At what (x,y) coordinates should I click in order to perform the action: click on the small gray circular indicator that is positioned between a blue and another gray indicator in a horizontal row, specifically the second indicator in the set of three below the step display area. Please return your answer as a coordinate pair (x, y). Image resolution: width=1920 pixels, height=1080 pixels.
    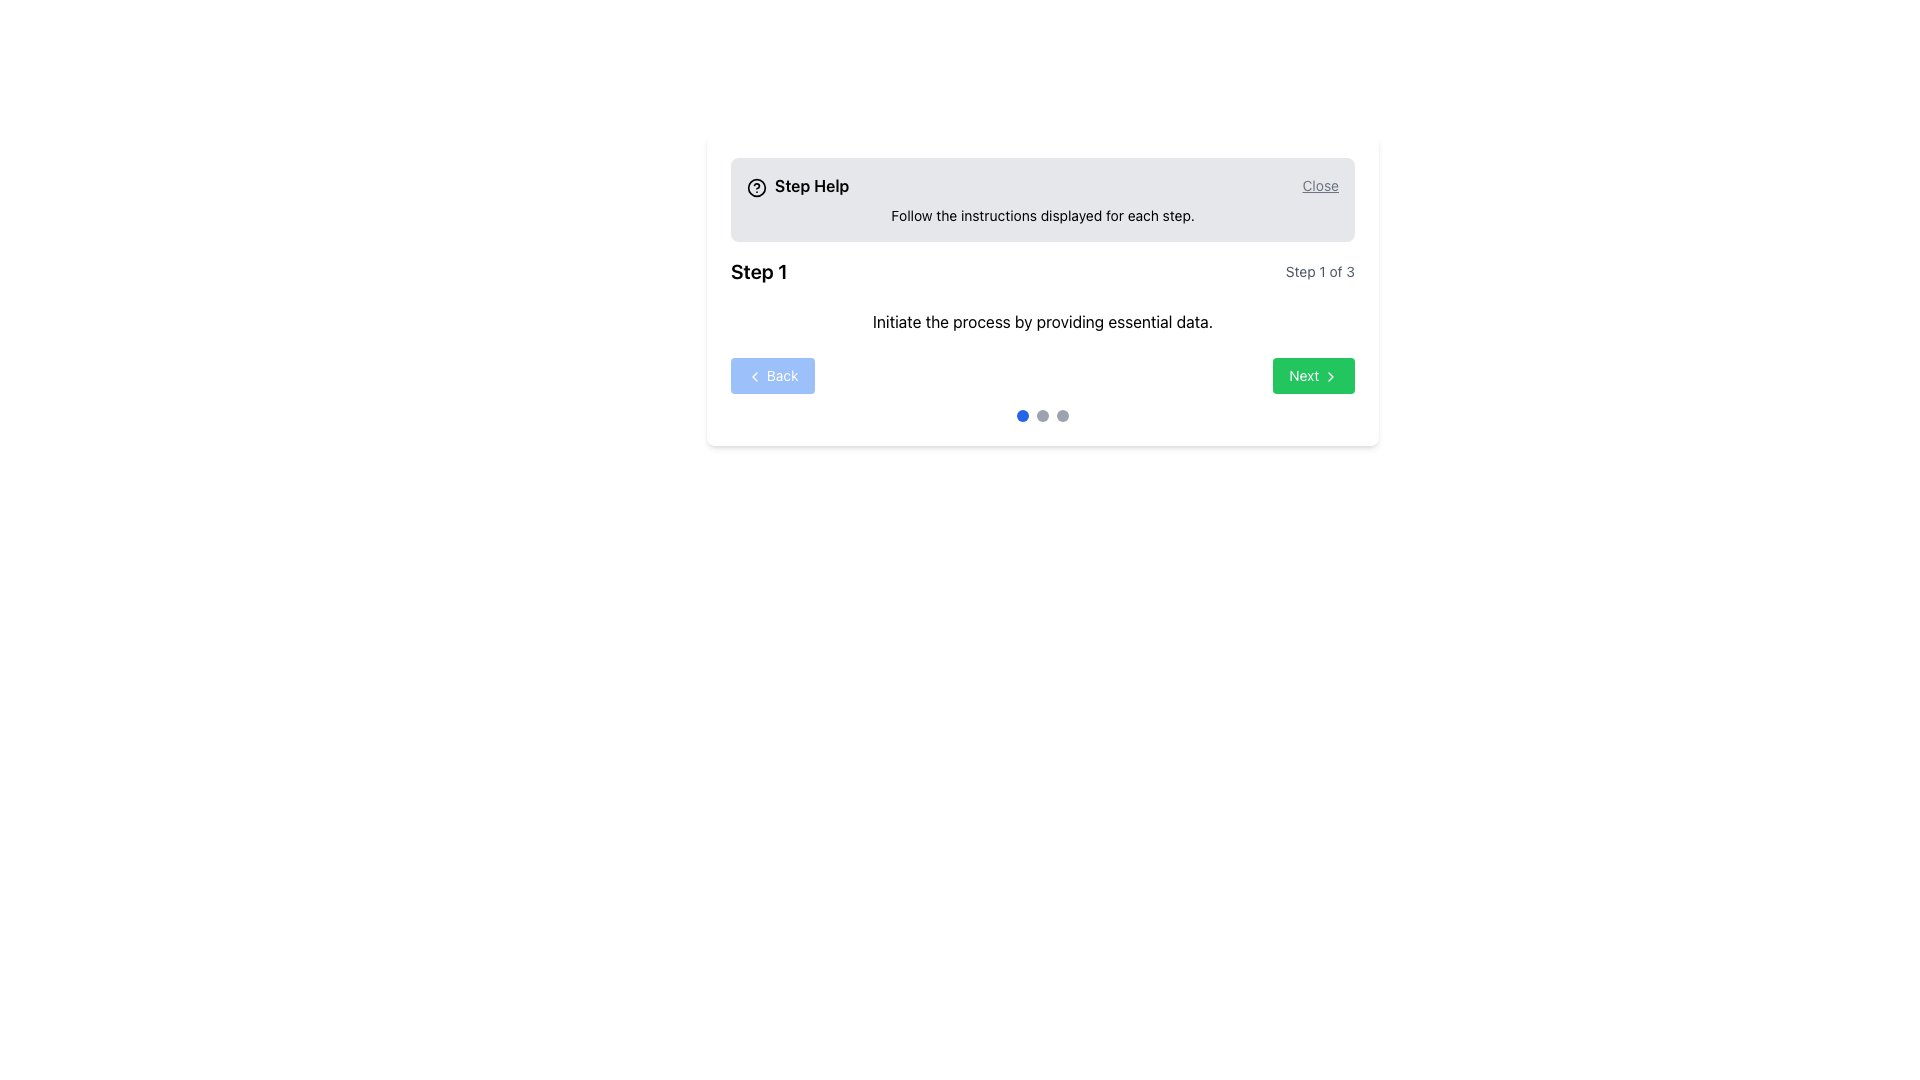
    Looking at the image, I should click on (1041, 415).